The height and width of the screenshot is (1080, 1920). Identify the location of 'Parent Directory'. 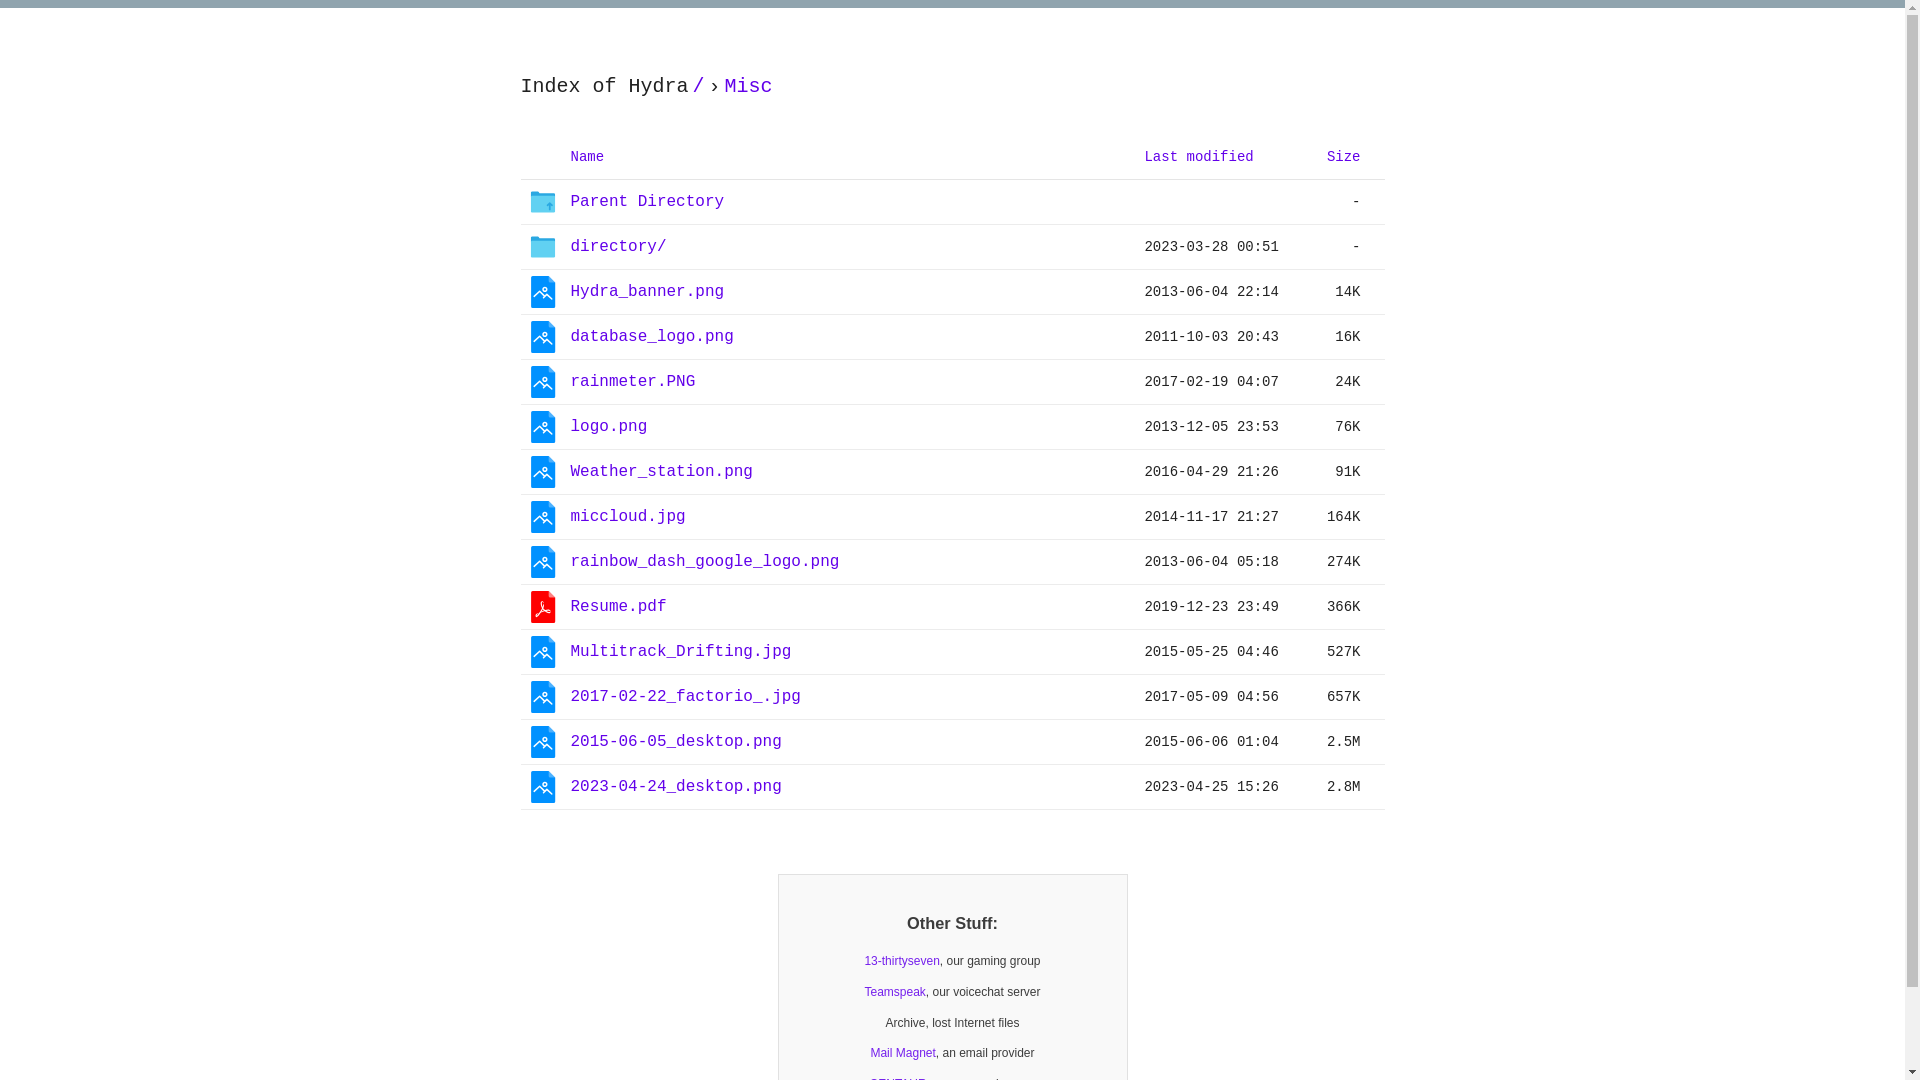
(647, 201).